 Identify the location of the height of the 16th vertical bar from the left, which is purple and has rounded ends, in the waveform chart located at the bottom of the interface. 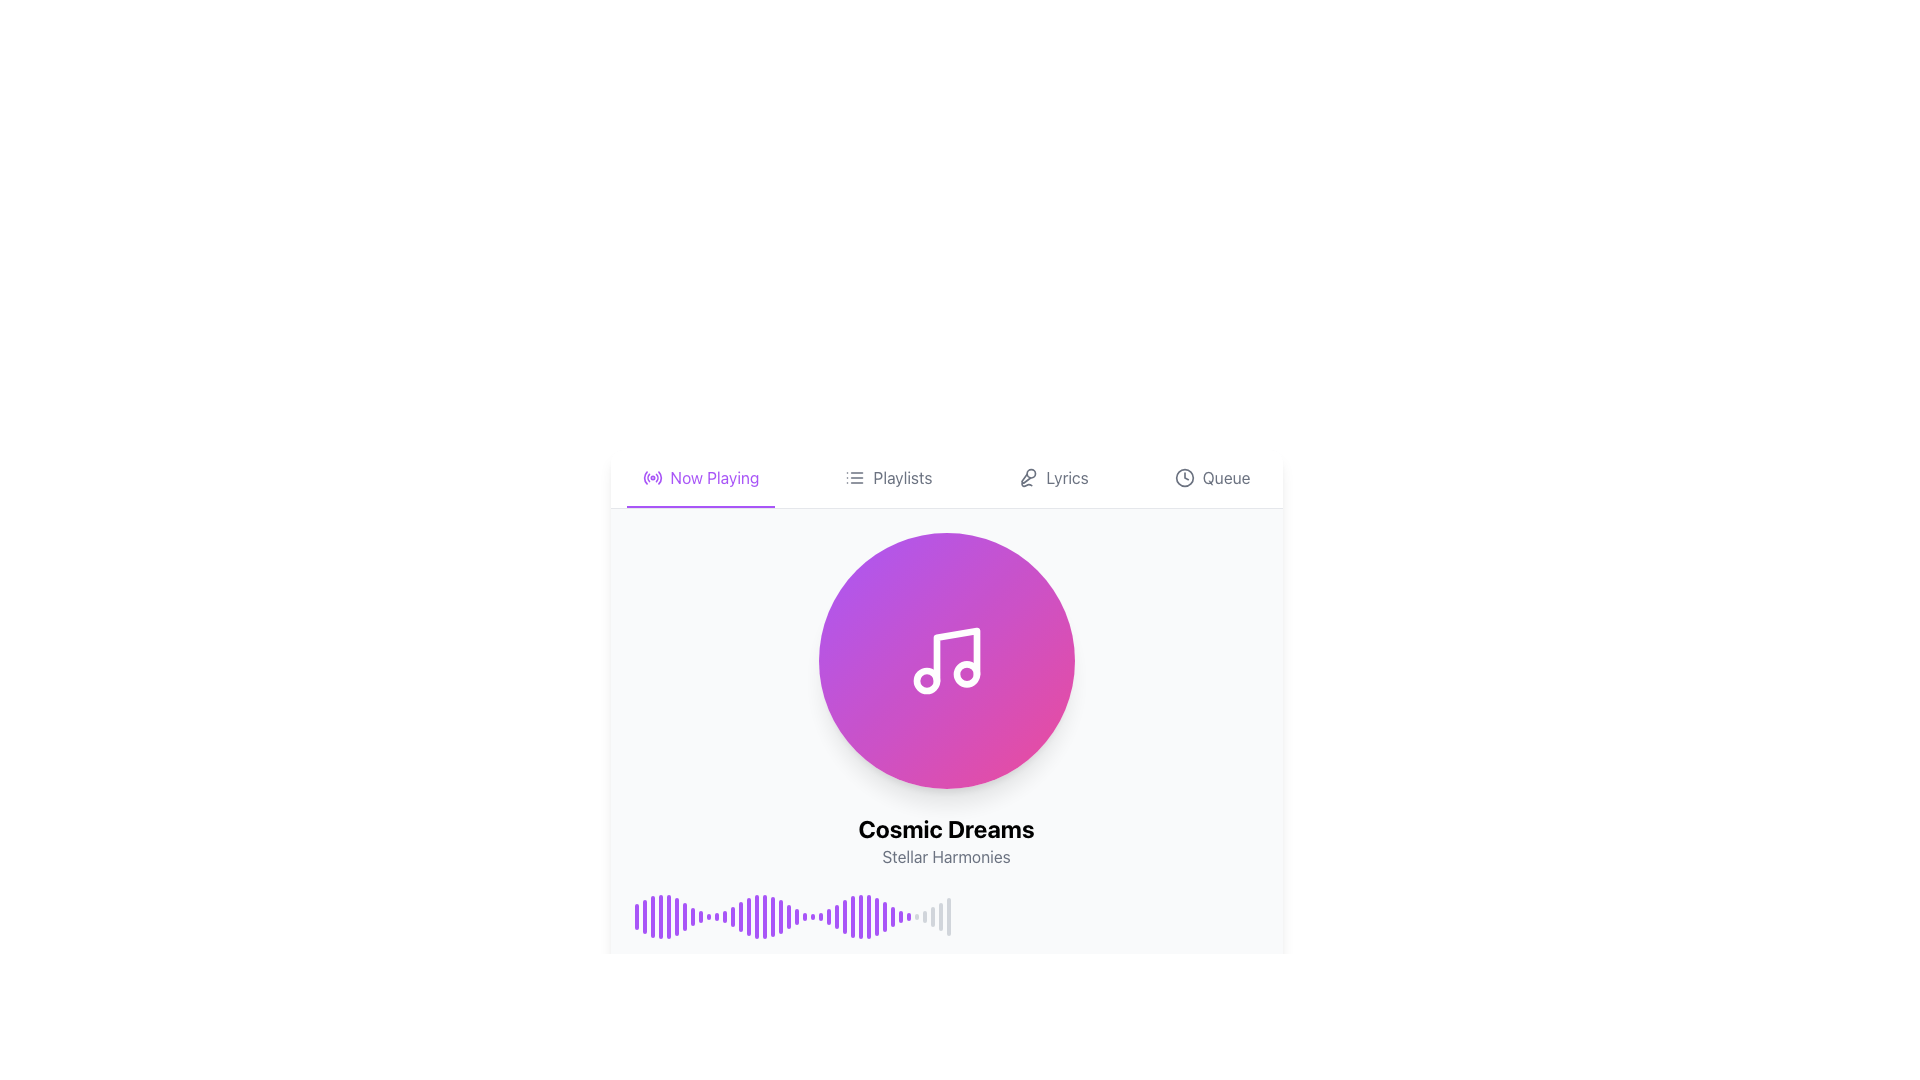
(755, 917).